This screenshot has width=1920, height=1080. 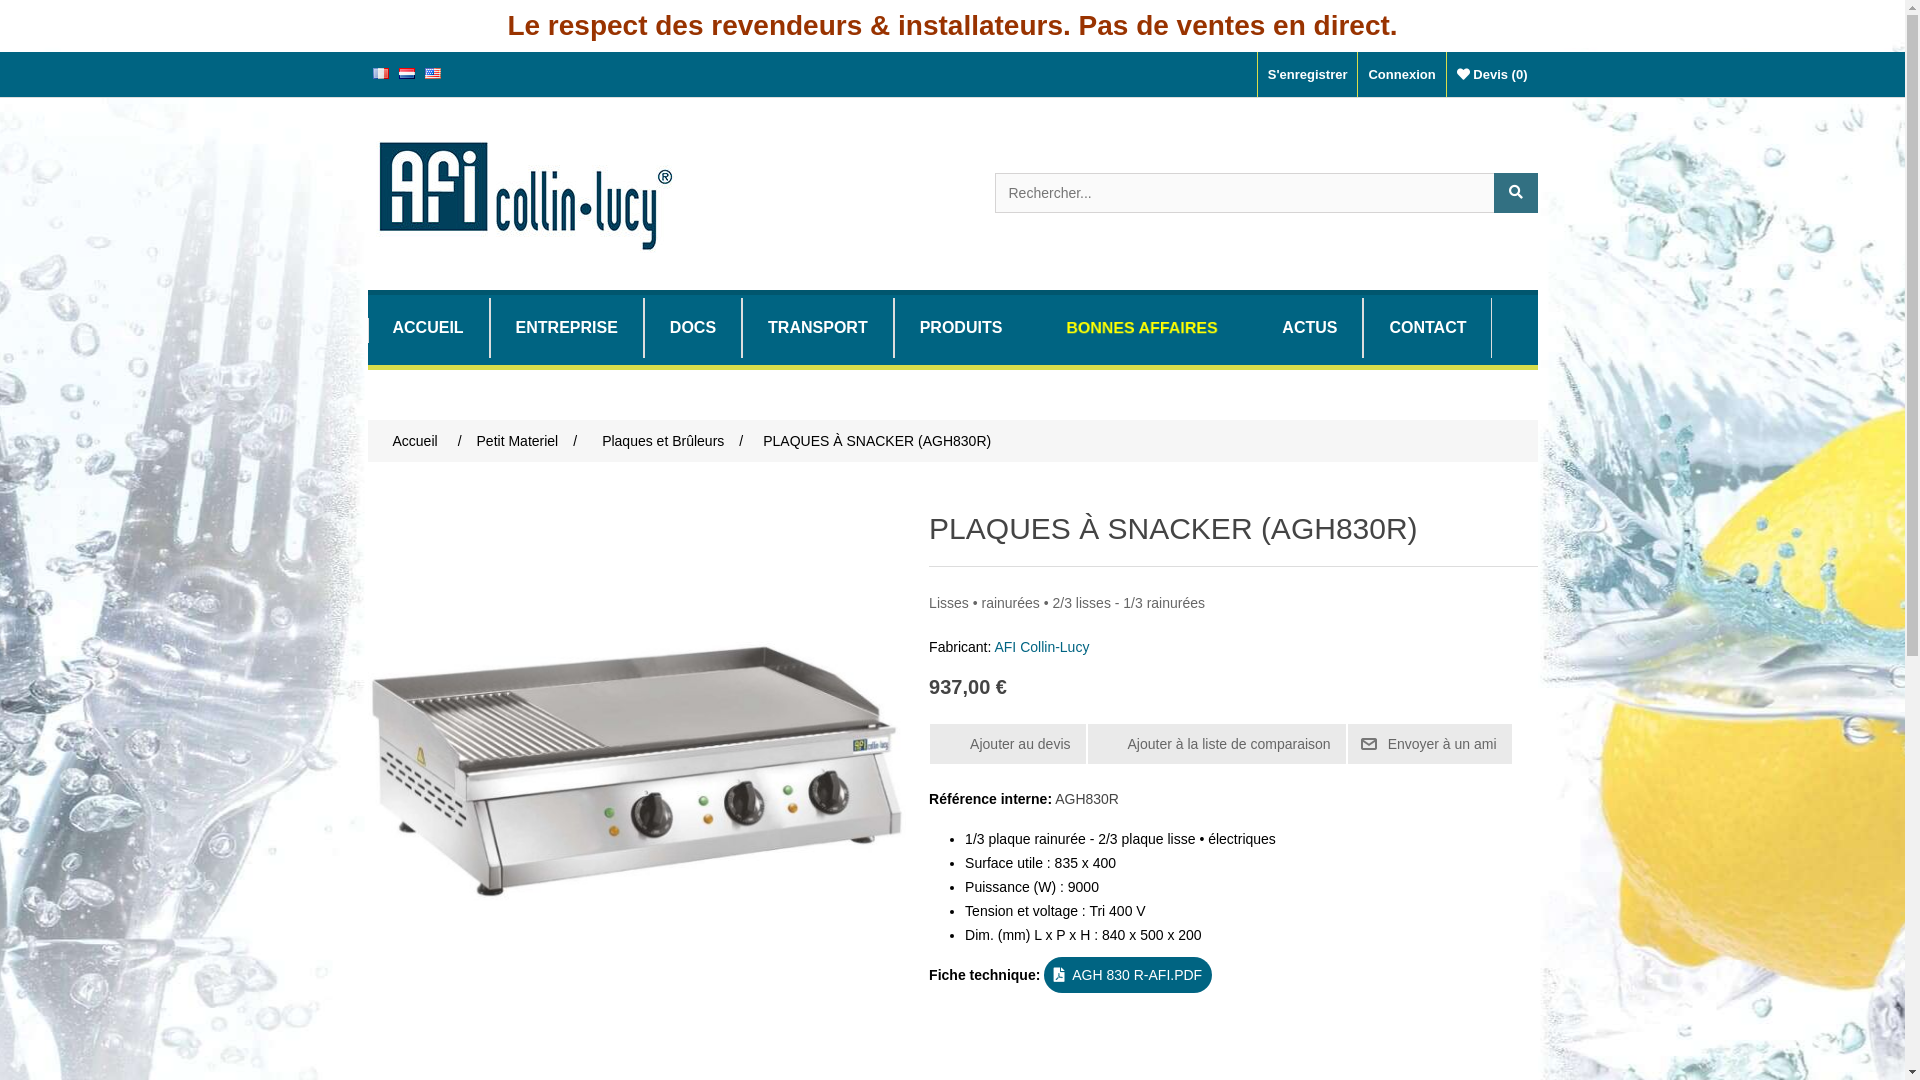 What do you see at coordinates (427, 326) in the screenshot?
I see `'ACCUEIL'` at bounding box center [427, 326].